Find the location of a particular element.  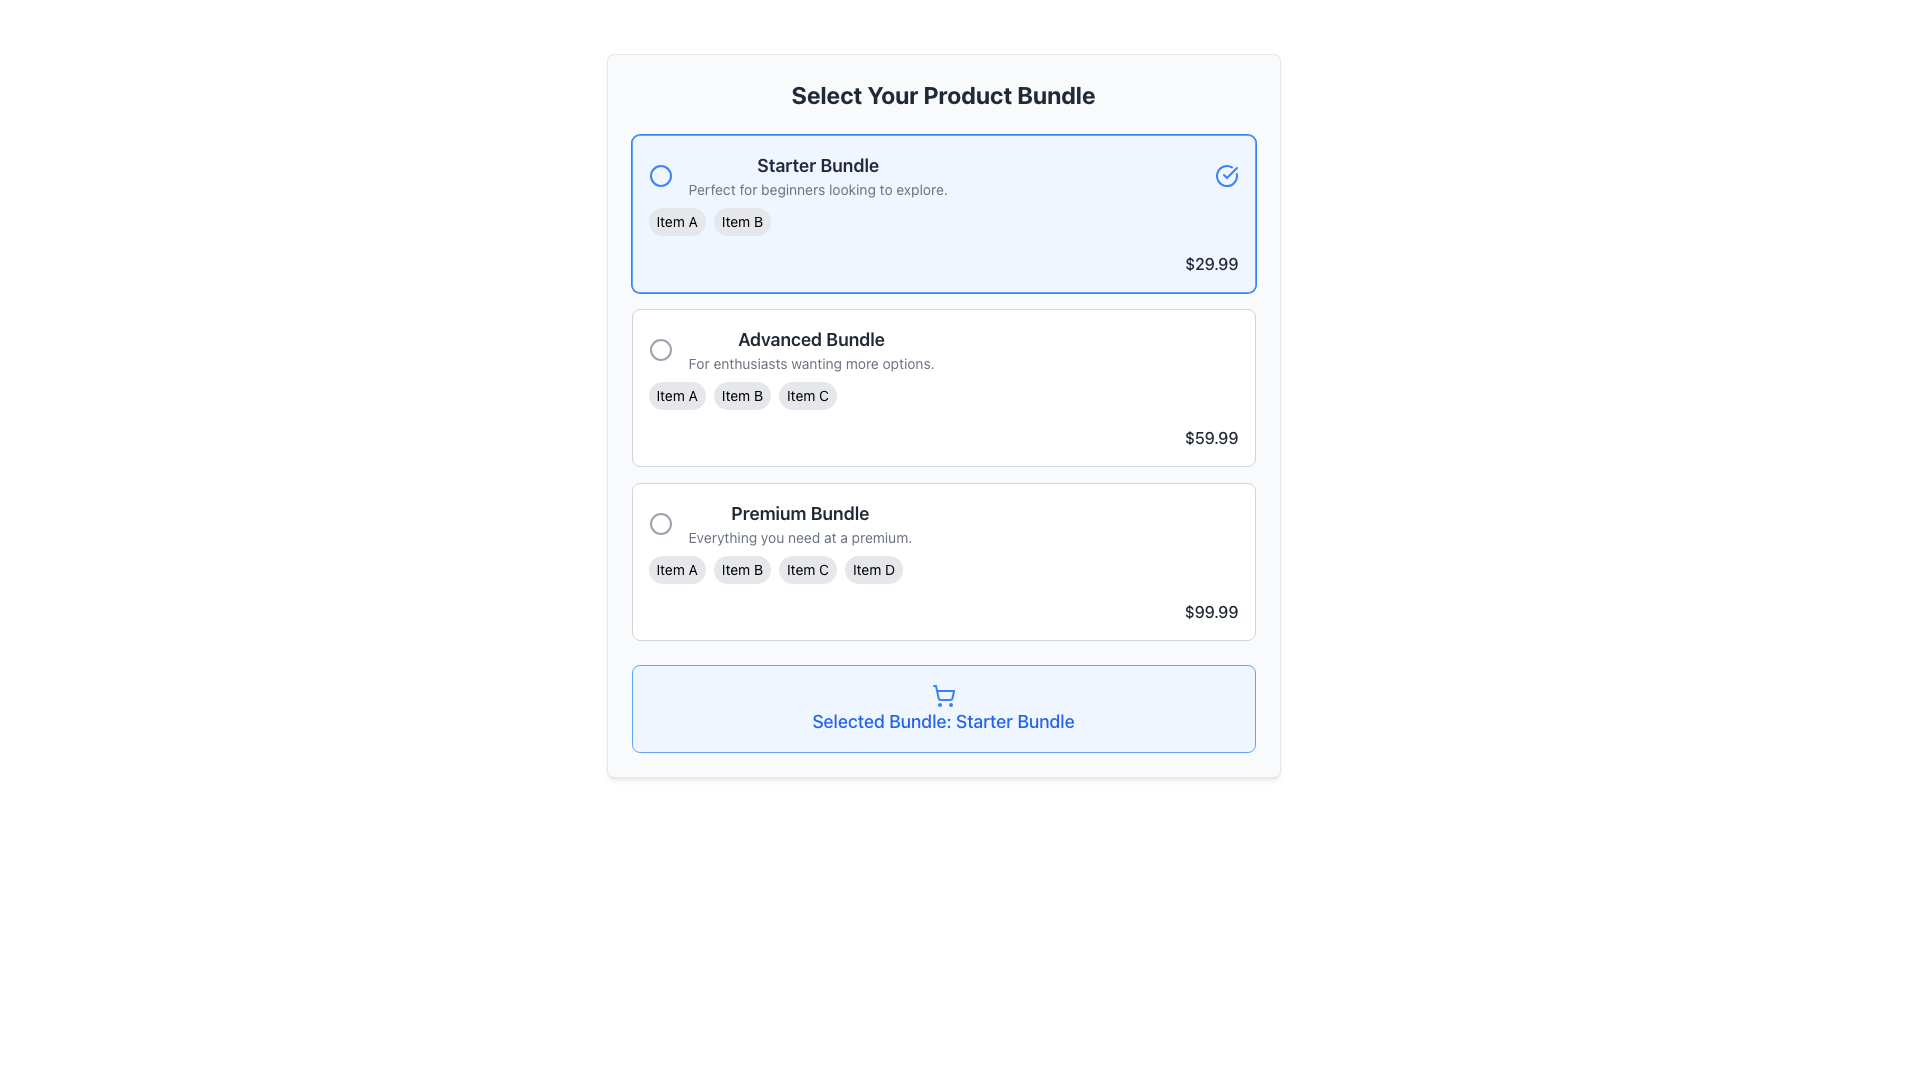

the label displaying 'Item B' in the 'Premium Bundle' section, which is a small rounded rectangular label with a light gray background and black text is located at coordinates (741, 570).